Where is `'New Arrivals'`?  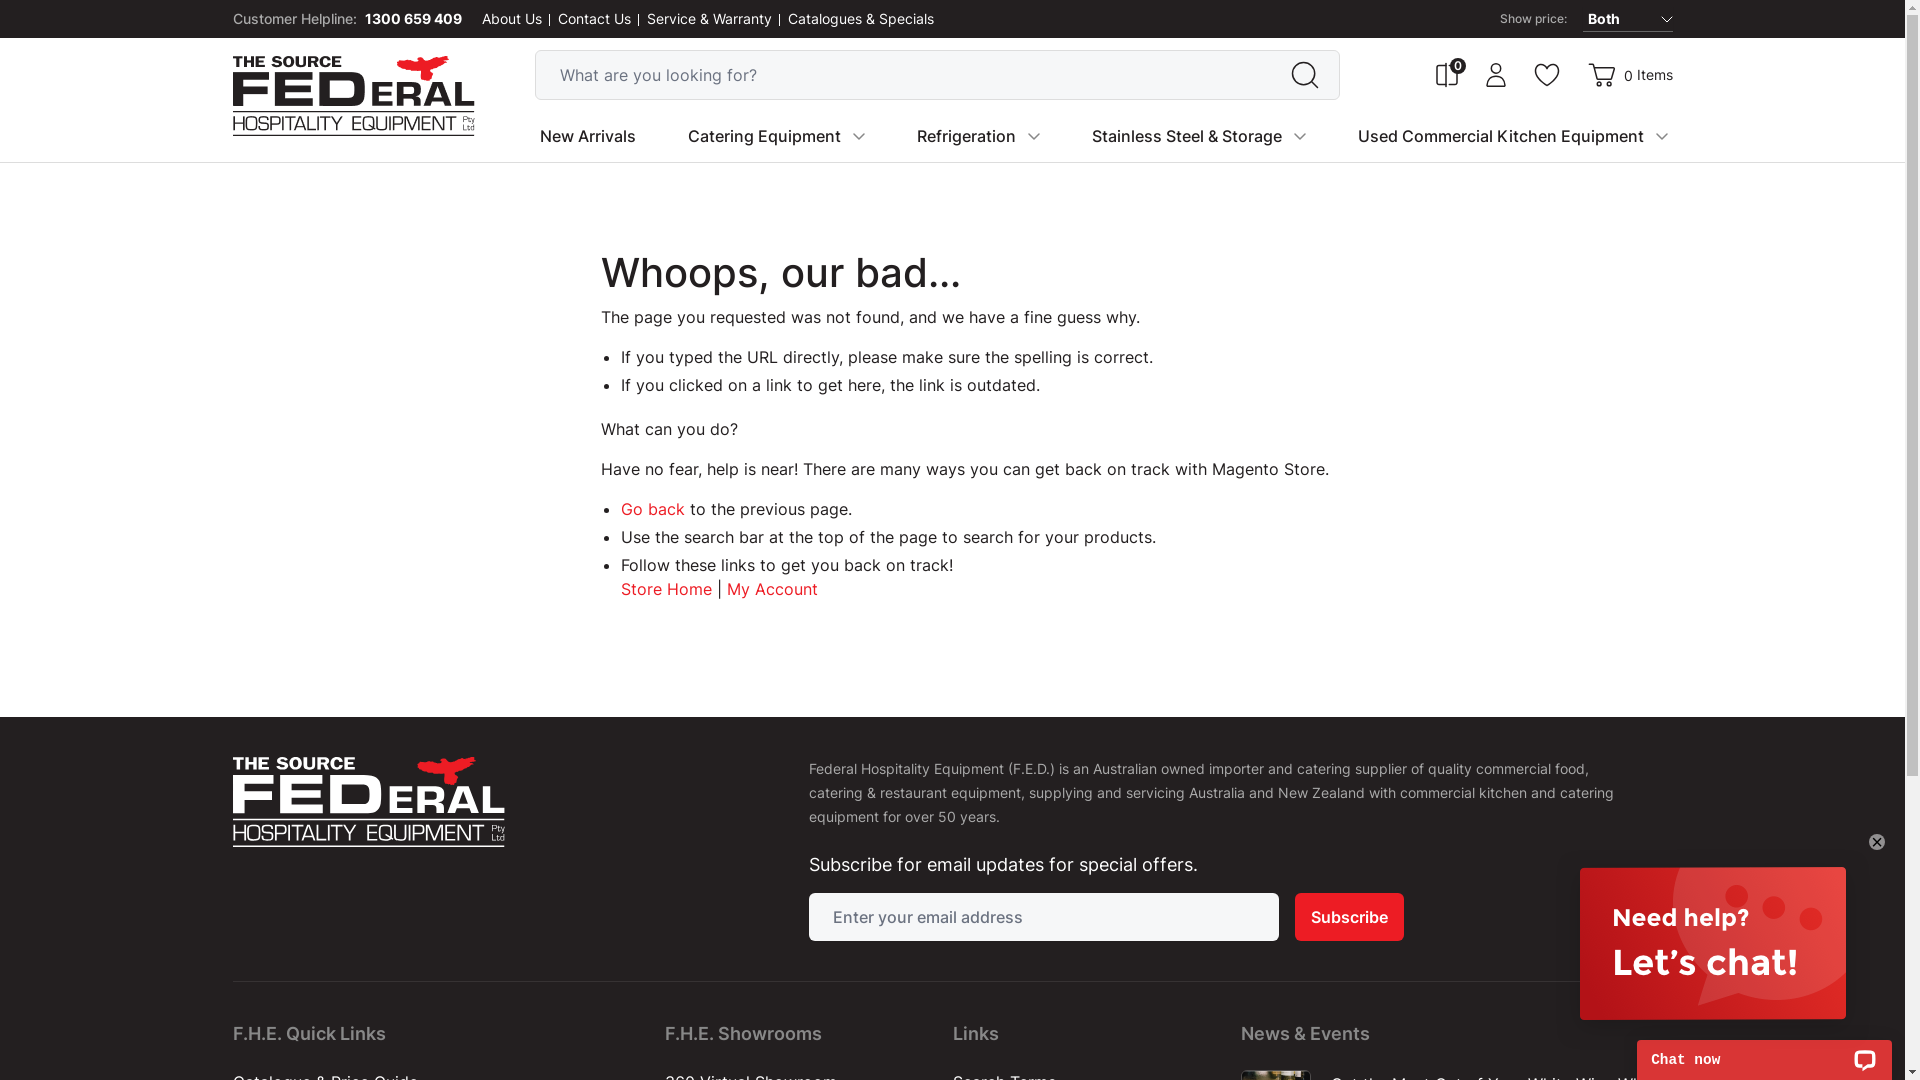
'New Arrivals' is located at coordinates (587, 135).